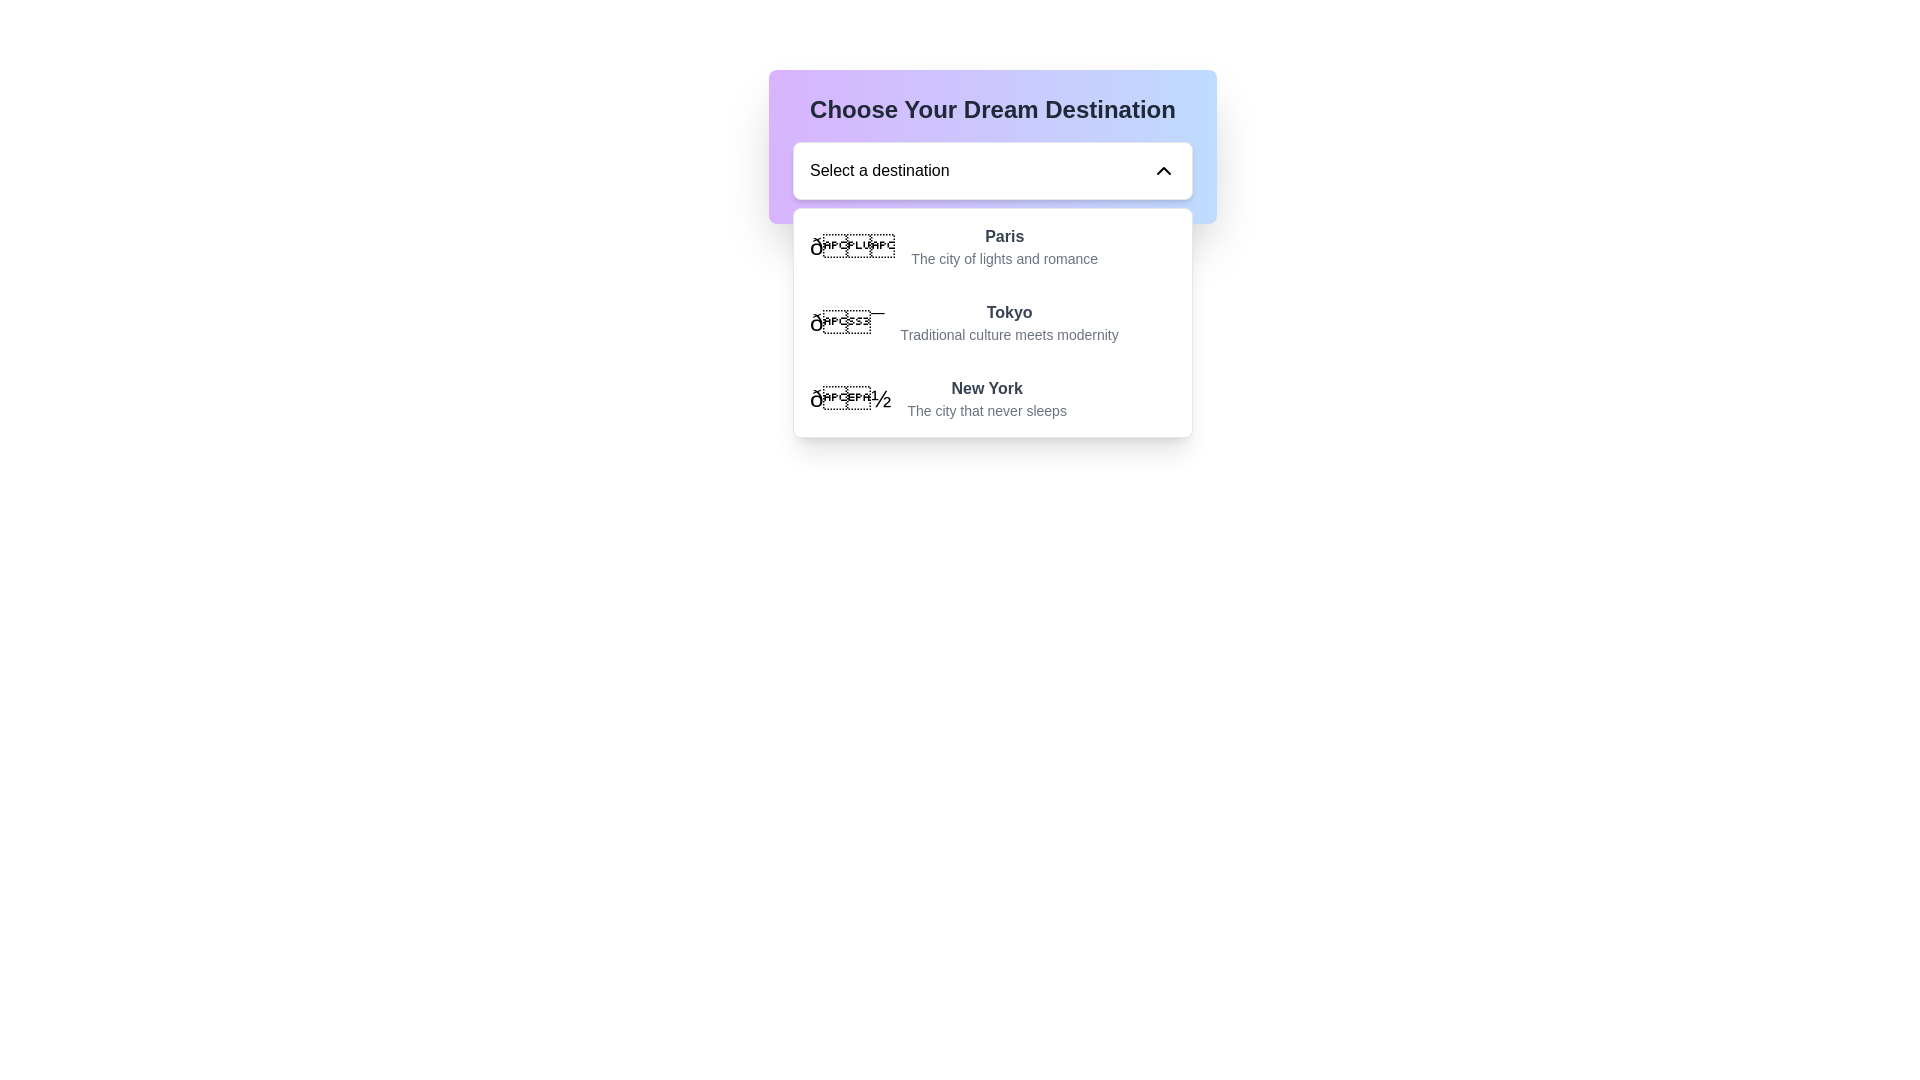 The height and width of the screenshot is (1080, 1920). What do you see at coordinates (879, 169) in the screenshot?
I see `text from the label indicating the destination selection, located under the heading 'Choose Your Dream Destination', inside a white rounded rectangle` at bounding box center [879, 169].